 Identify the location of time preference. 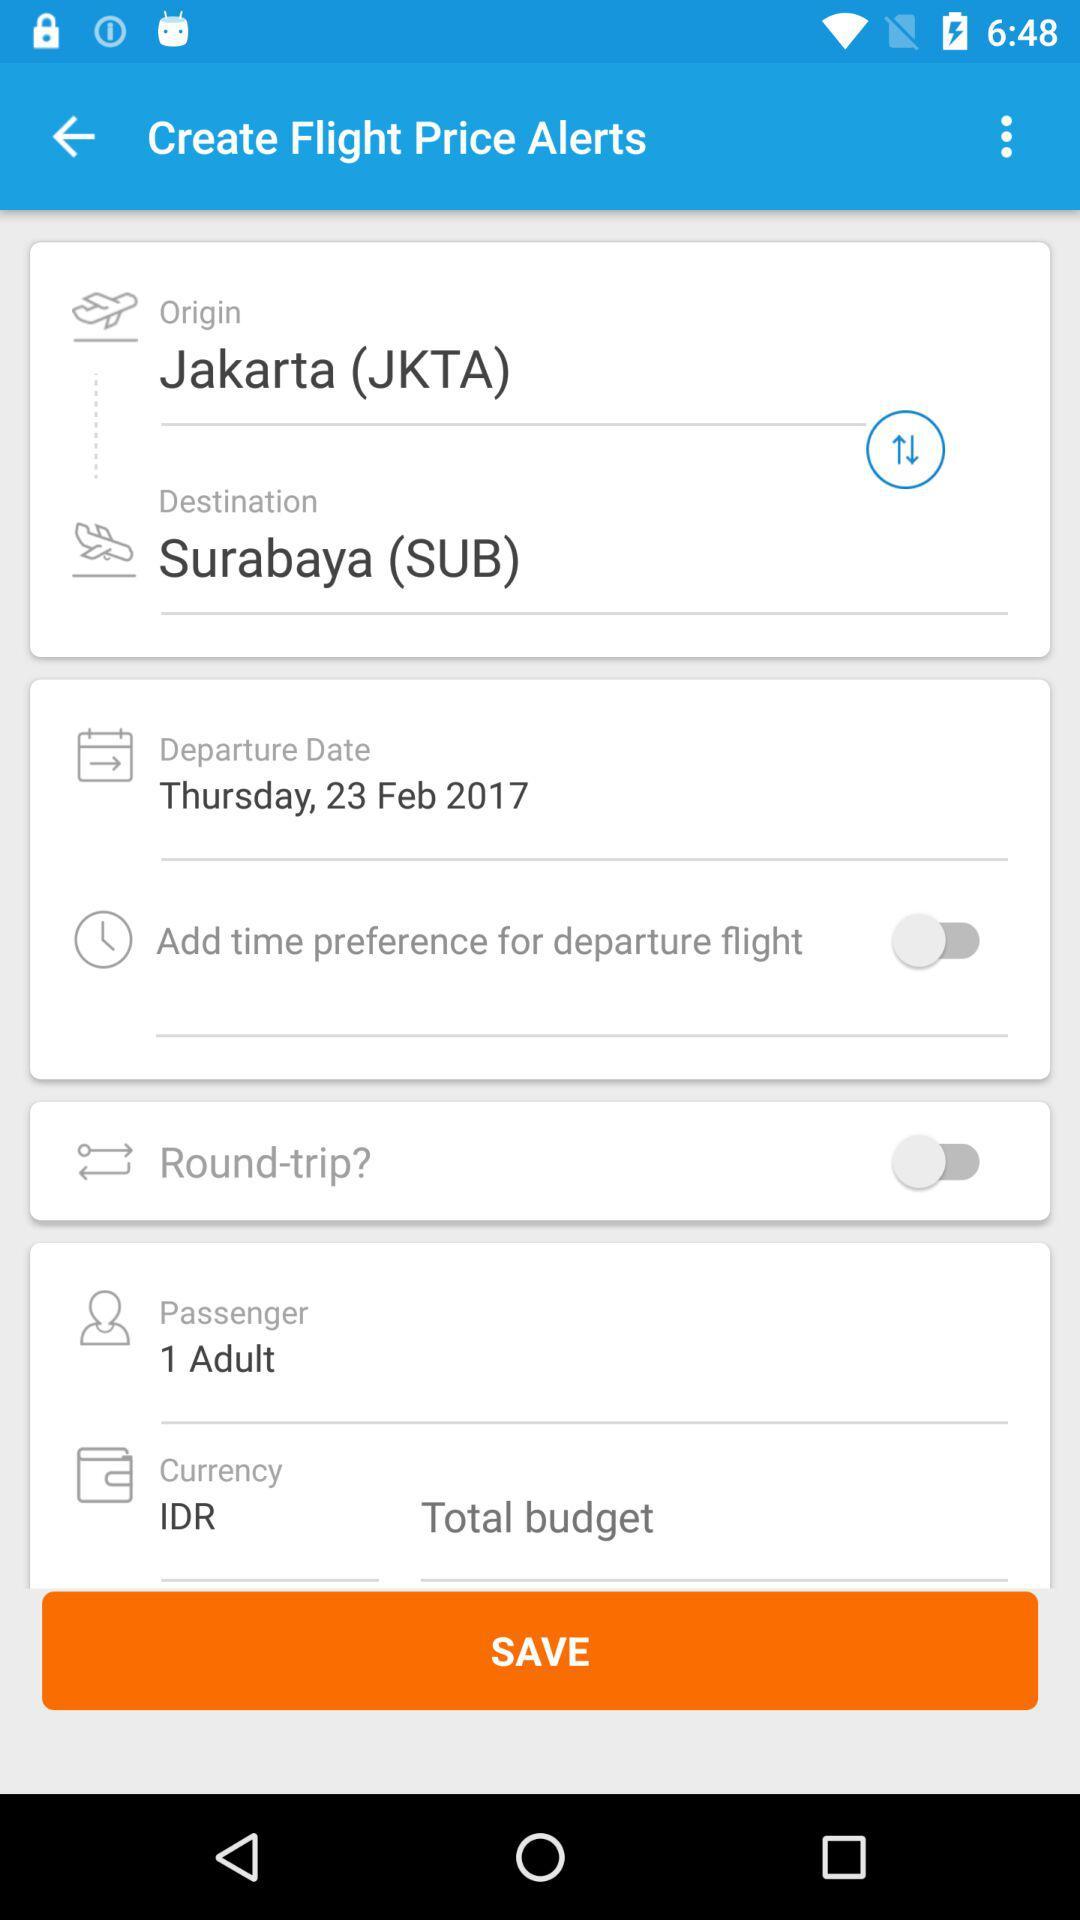
(945, 938).